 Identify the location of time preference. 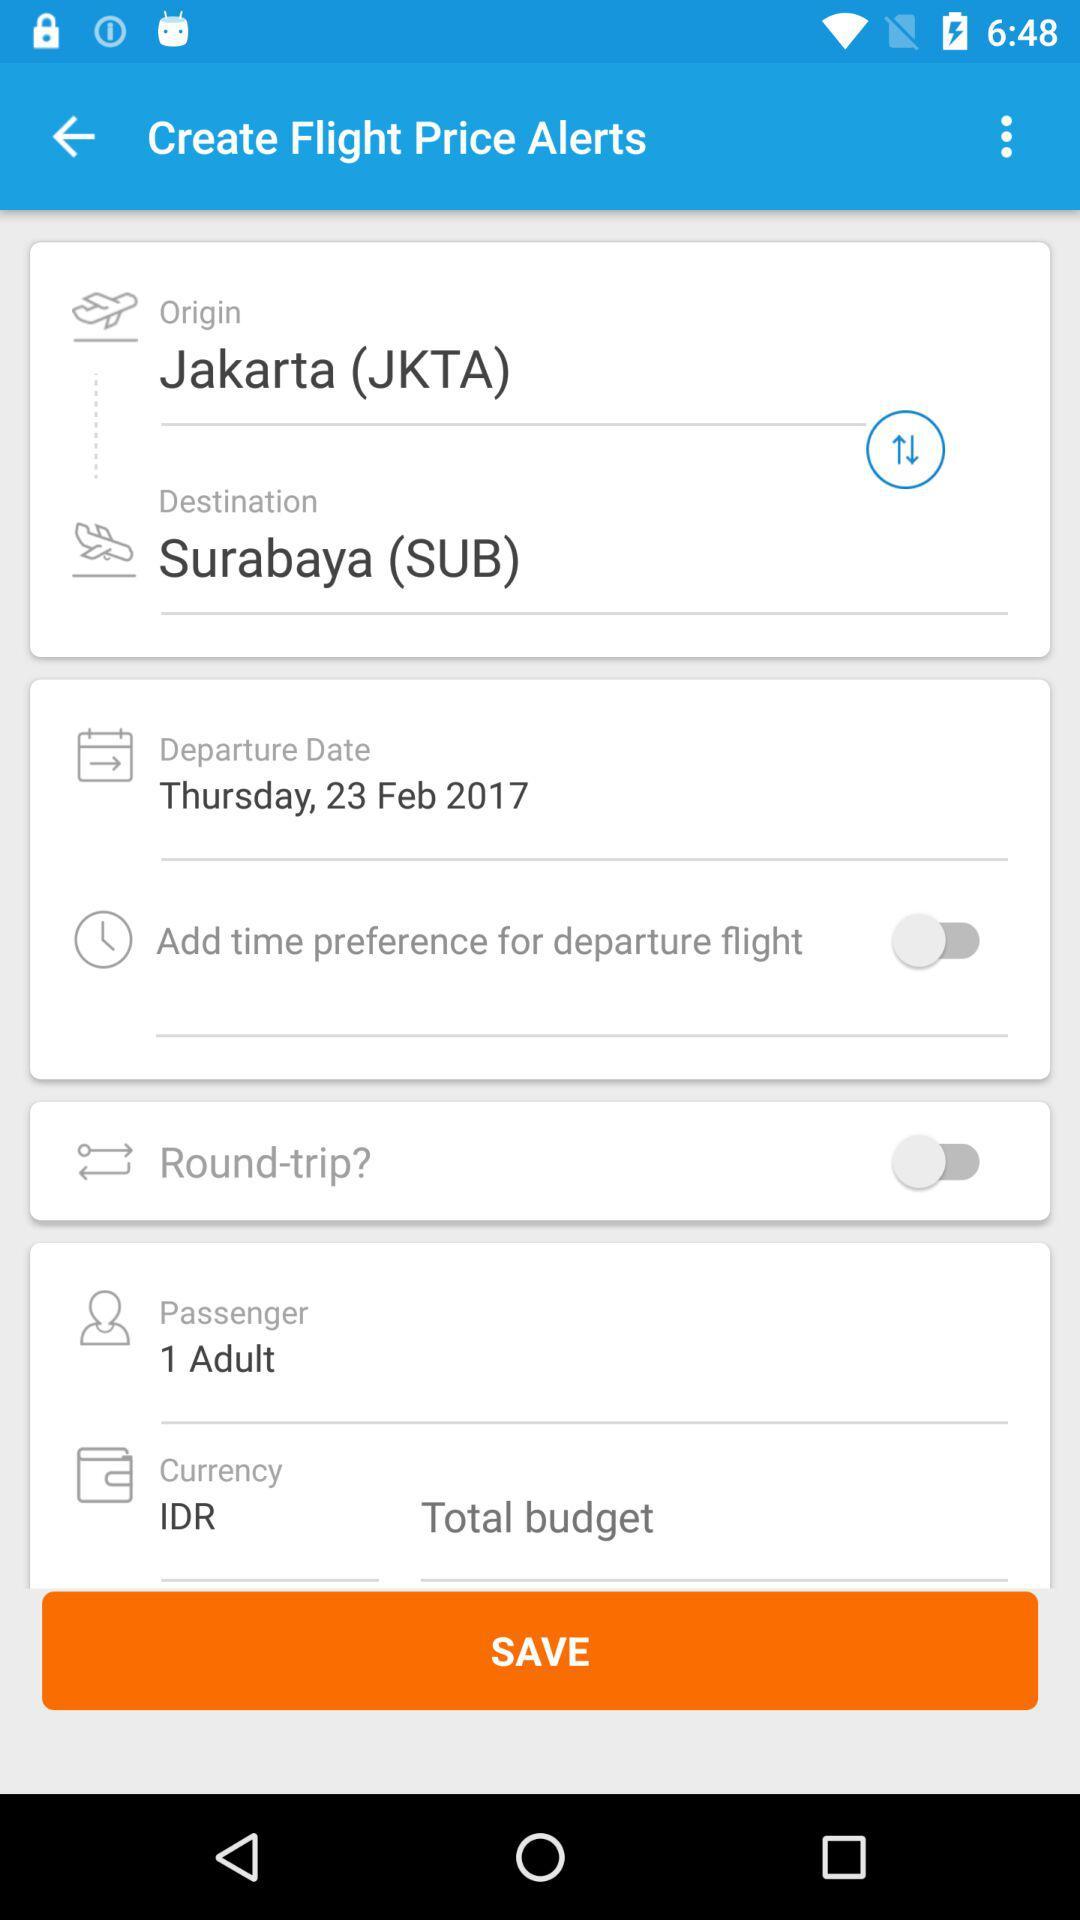
(945, 938).